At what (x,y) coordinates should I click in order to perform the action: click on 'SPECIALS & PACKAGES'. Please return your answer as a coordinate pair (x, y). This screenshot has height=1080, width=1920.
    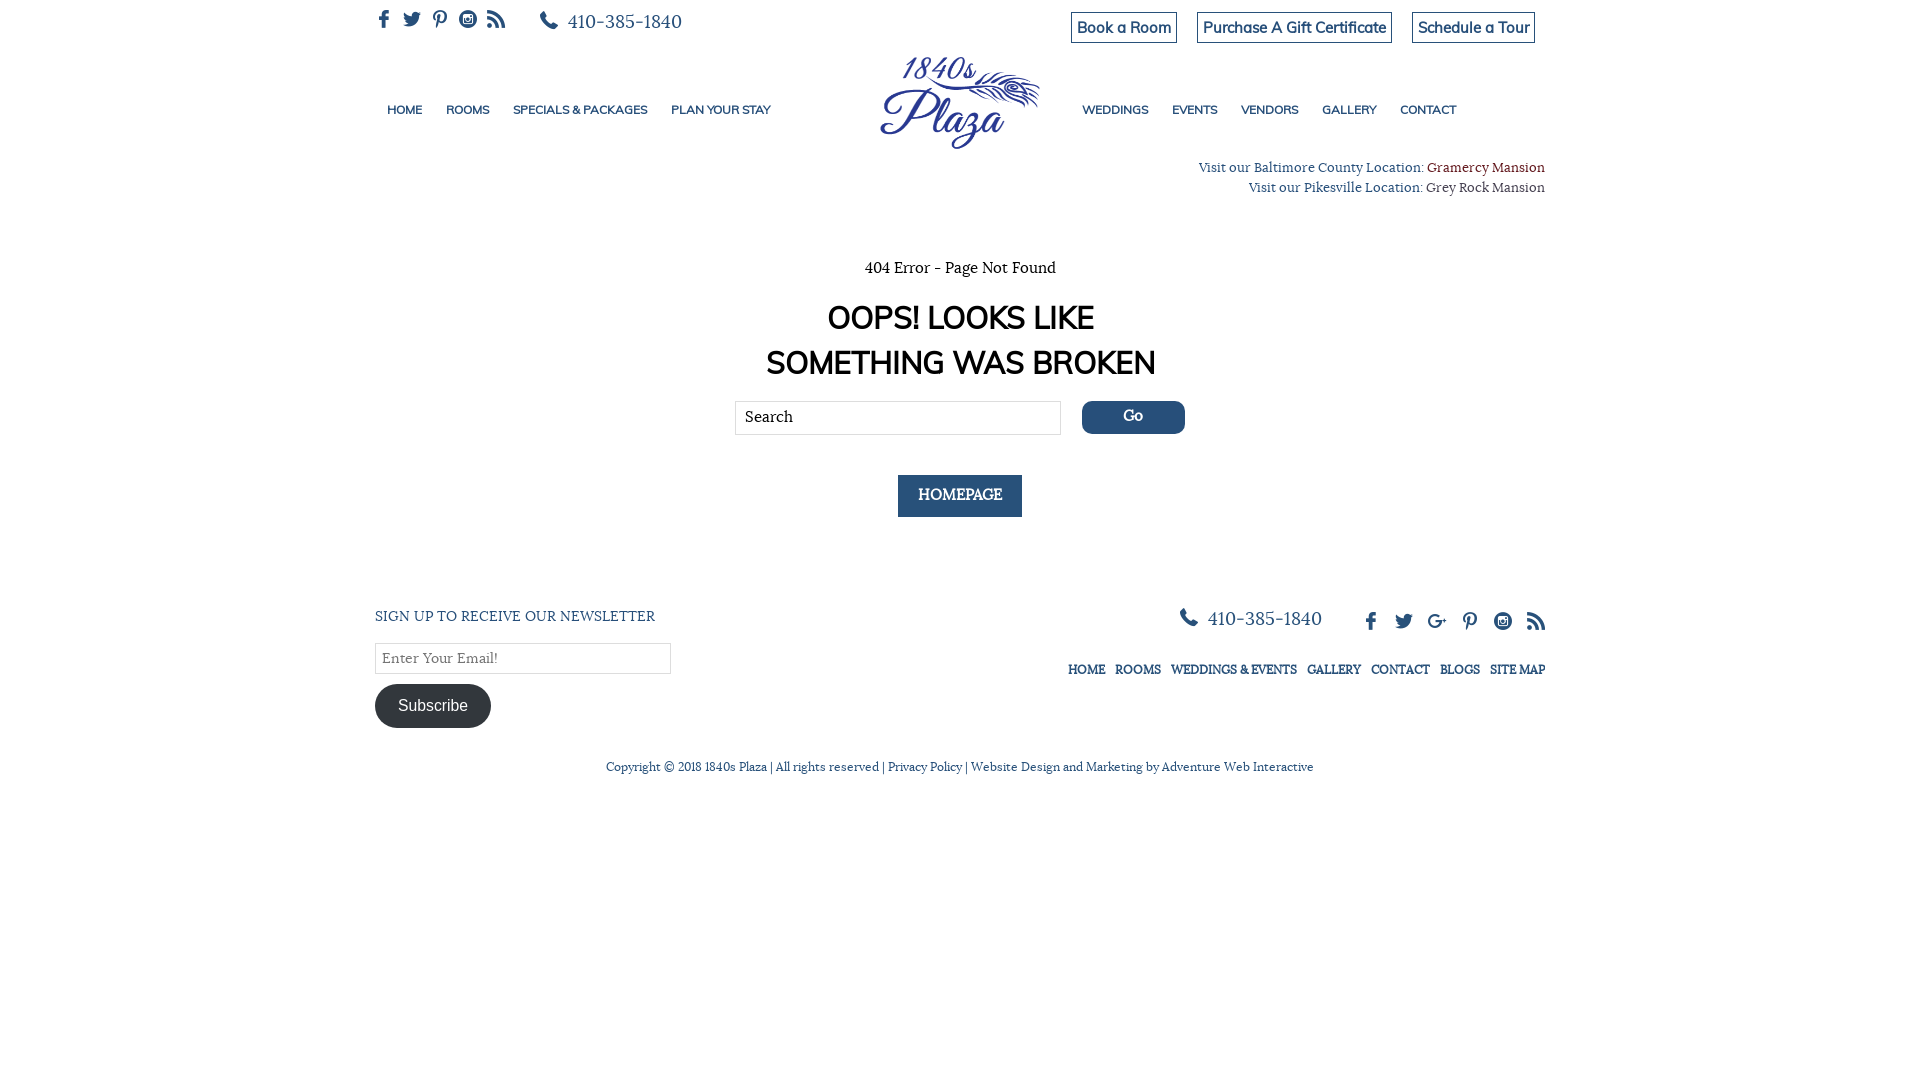
    Looking at the image, I should click on (579, 110).